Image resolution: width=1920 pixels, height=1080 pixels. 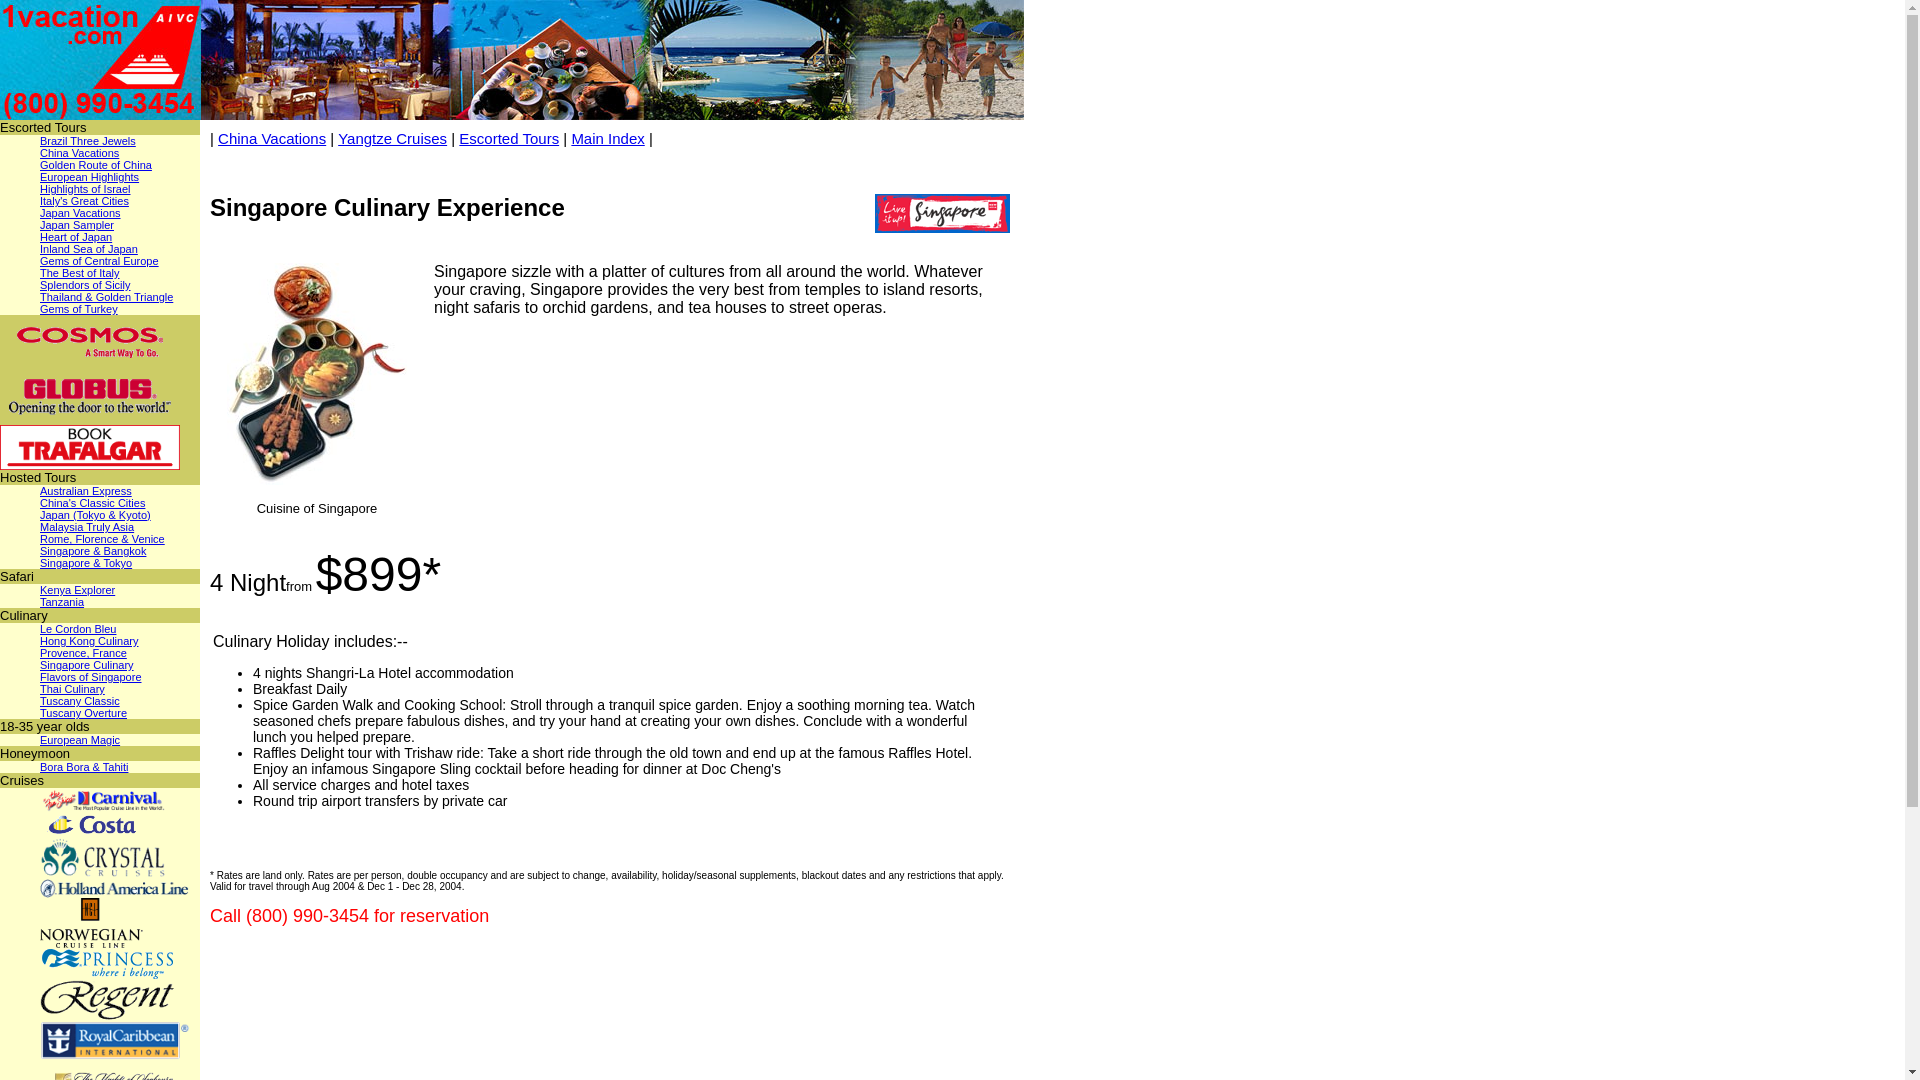 I want to click on 'Kenya Explorer', so click(x=39, y=589).